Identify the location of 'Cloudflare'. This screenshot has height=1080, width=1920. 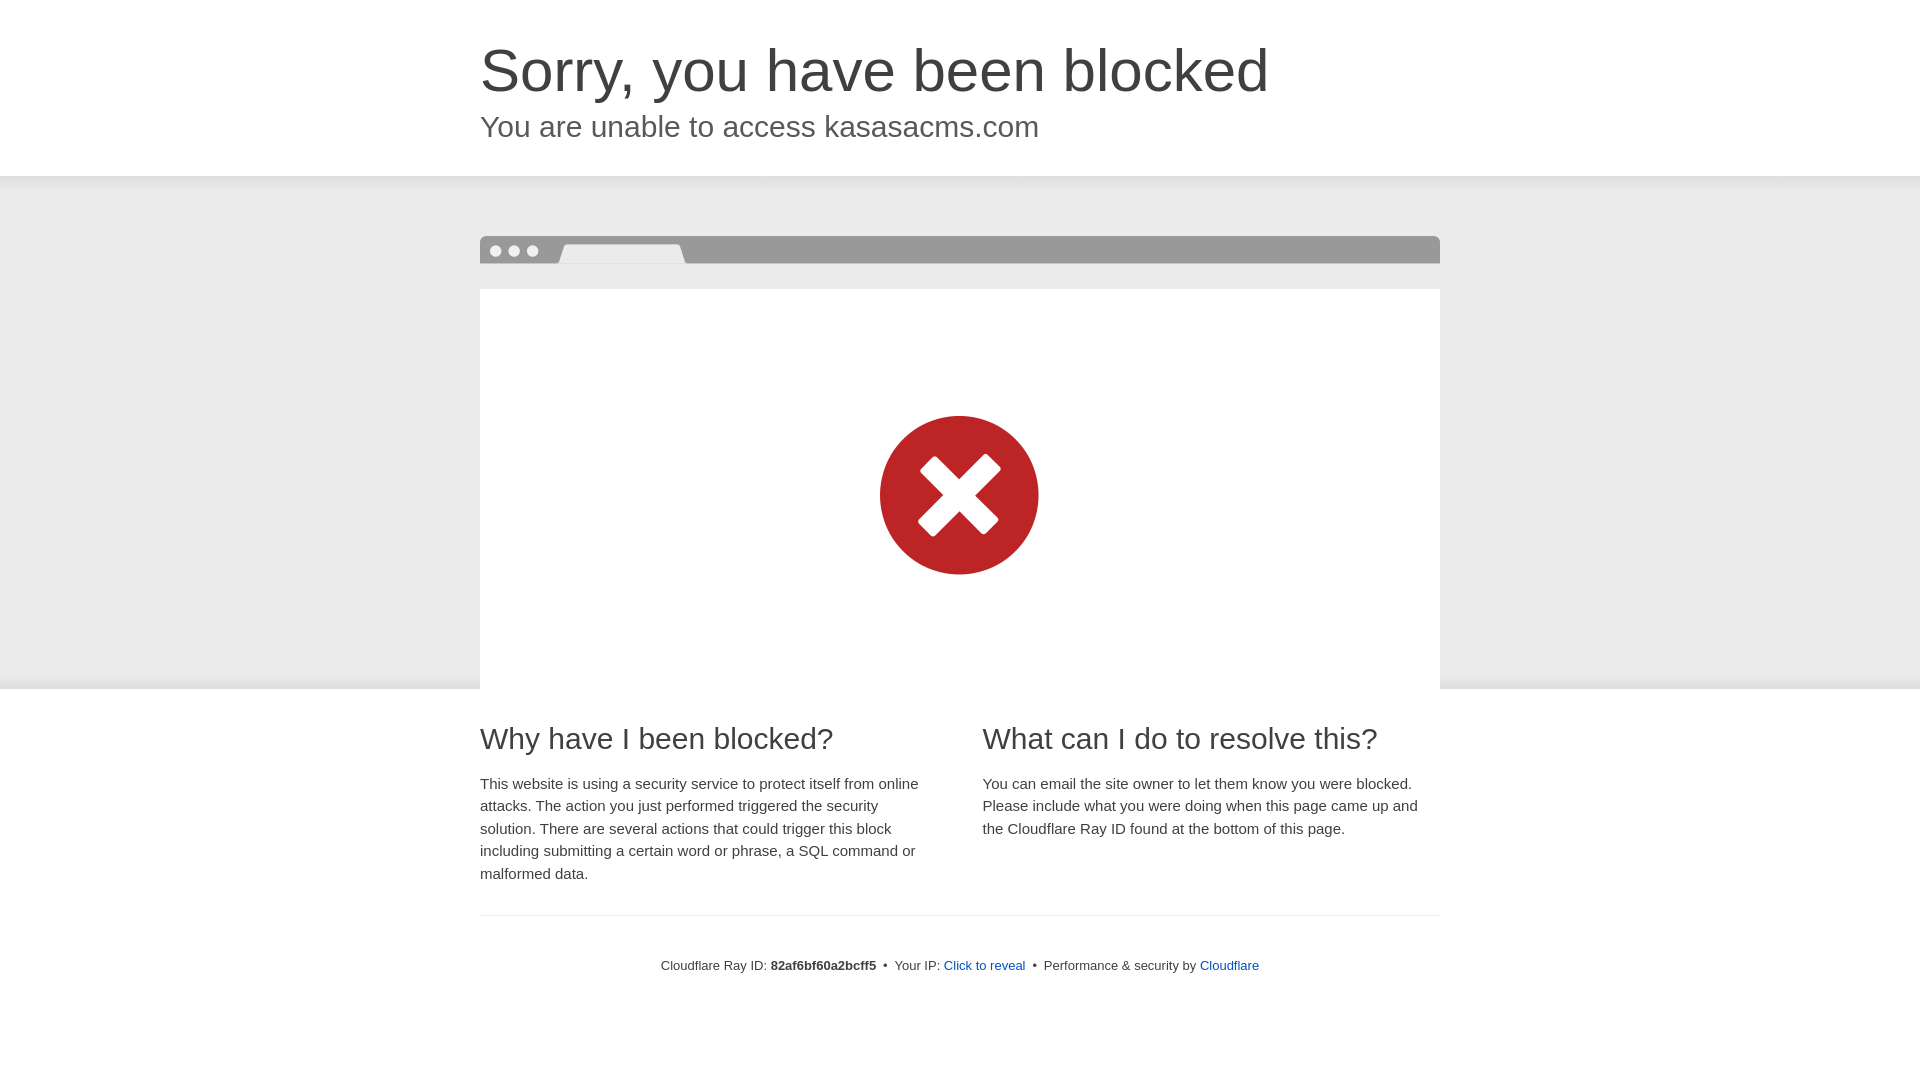
(1200, 964).